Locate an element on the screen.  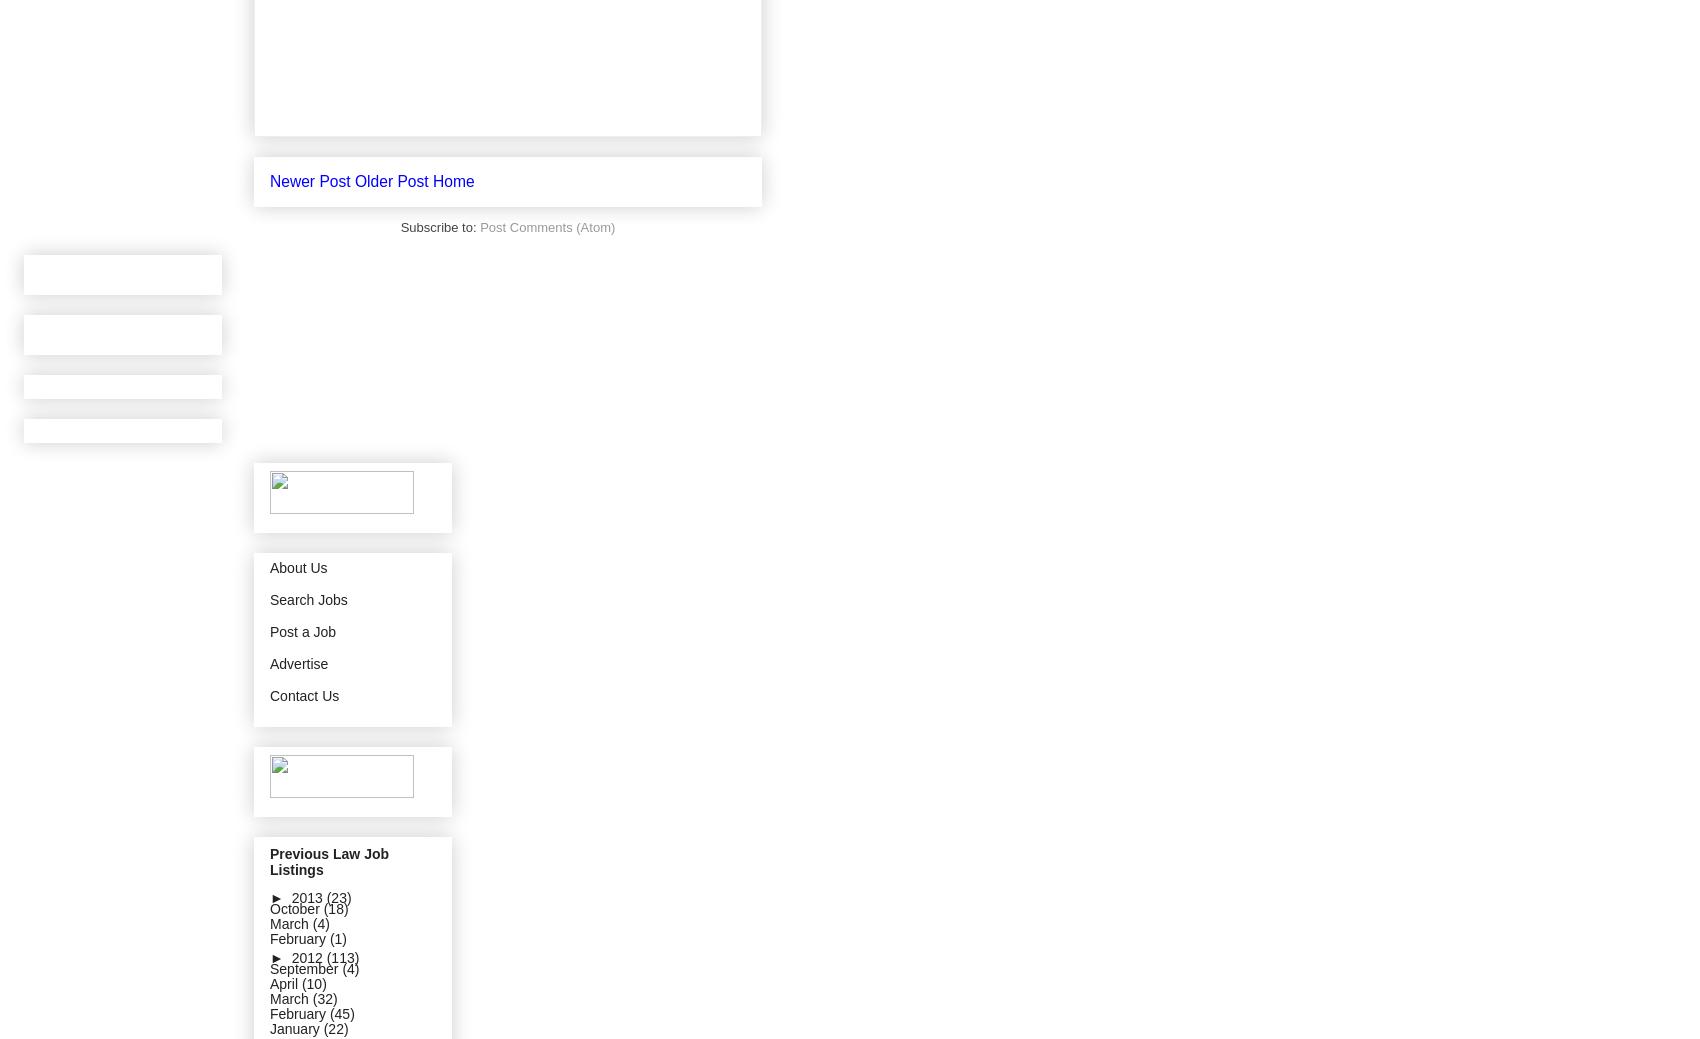
'(113)' is located at coordinates (341, 957).